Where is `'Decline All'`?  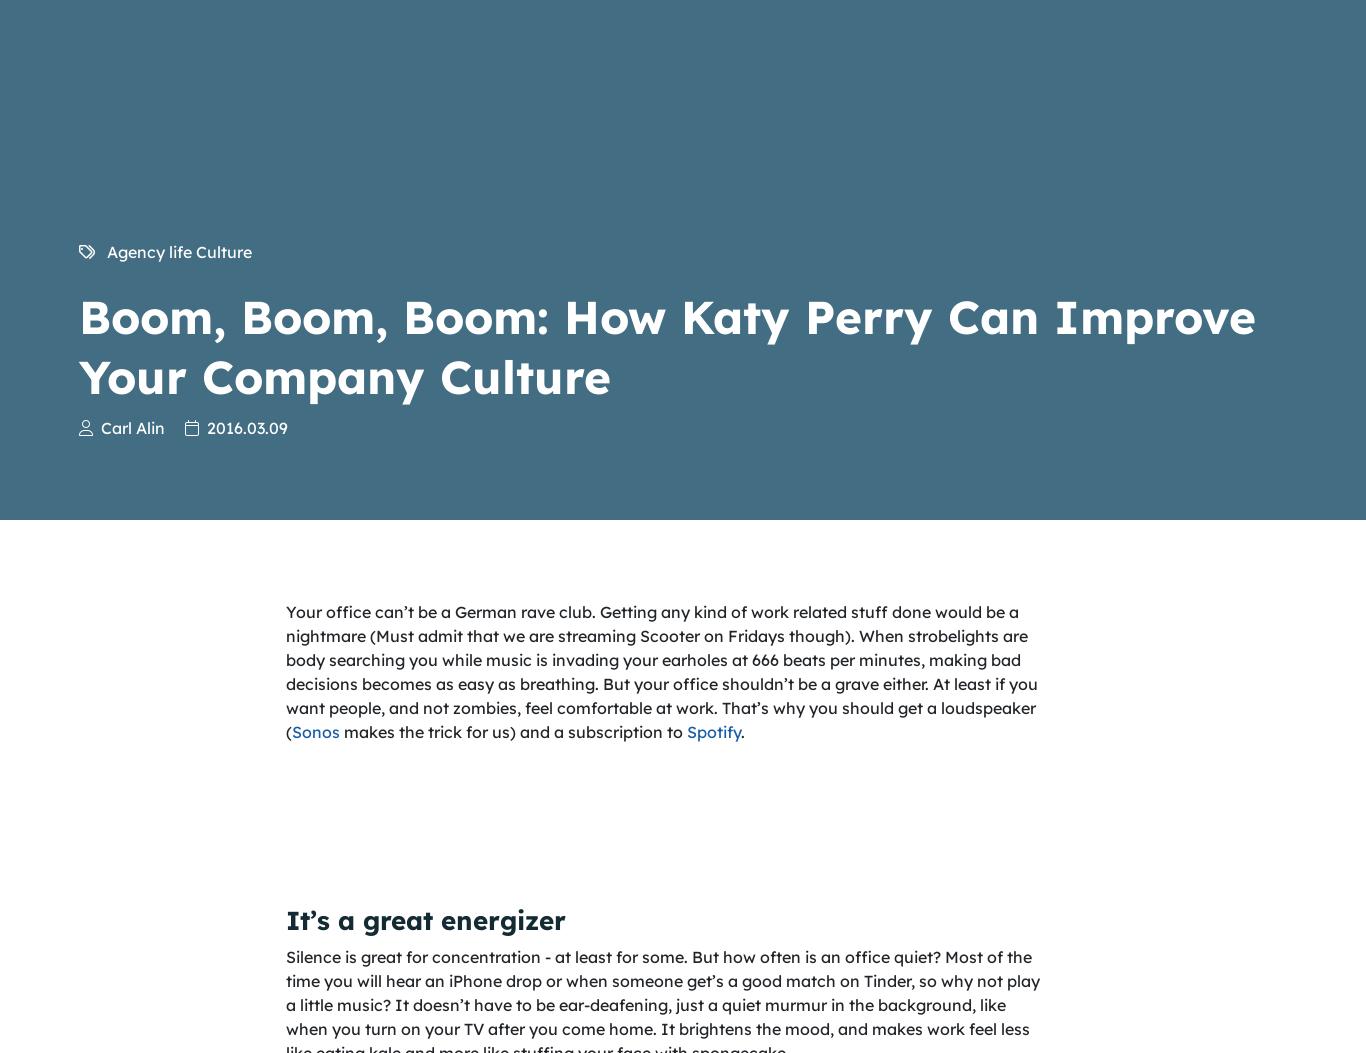
'Decline All' is located at coordinates (809, 456).